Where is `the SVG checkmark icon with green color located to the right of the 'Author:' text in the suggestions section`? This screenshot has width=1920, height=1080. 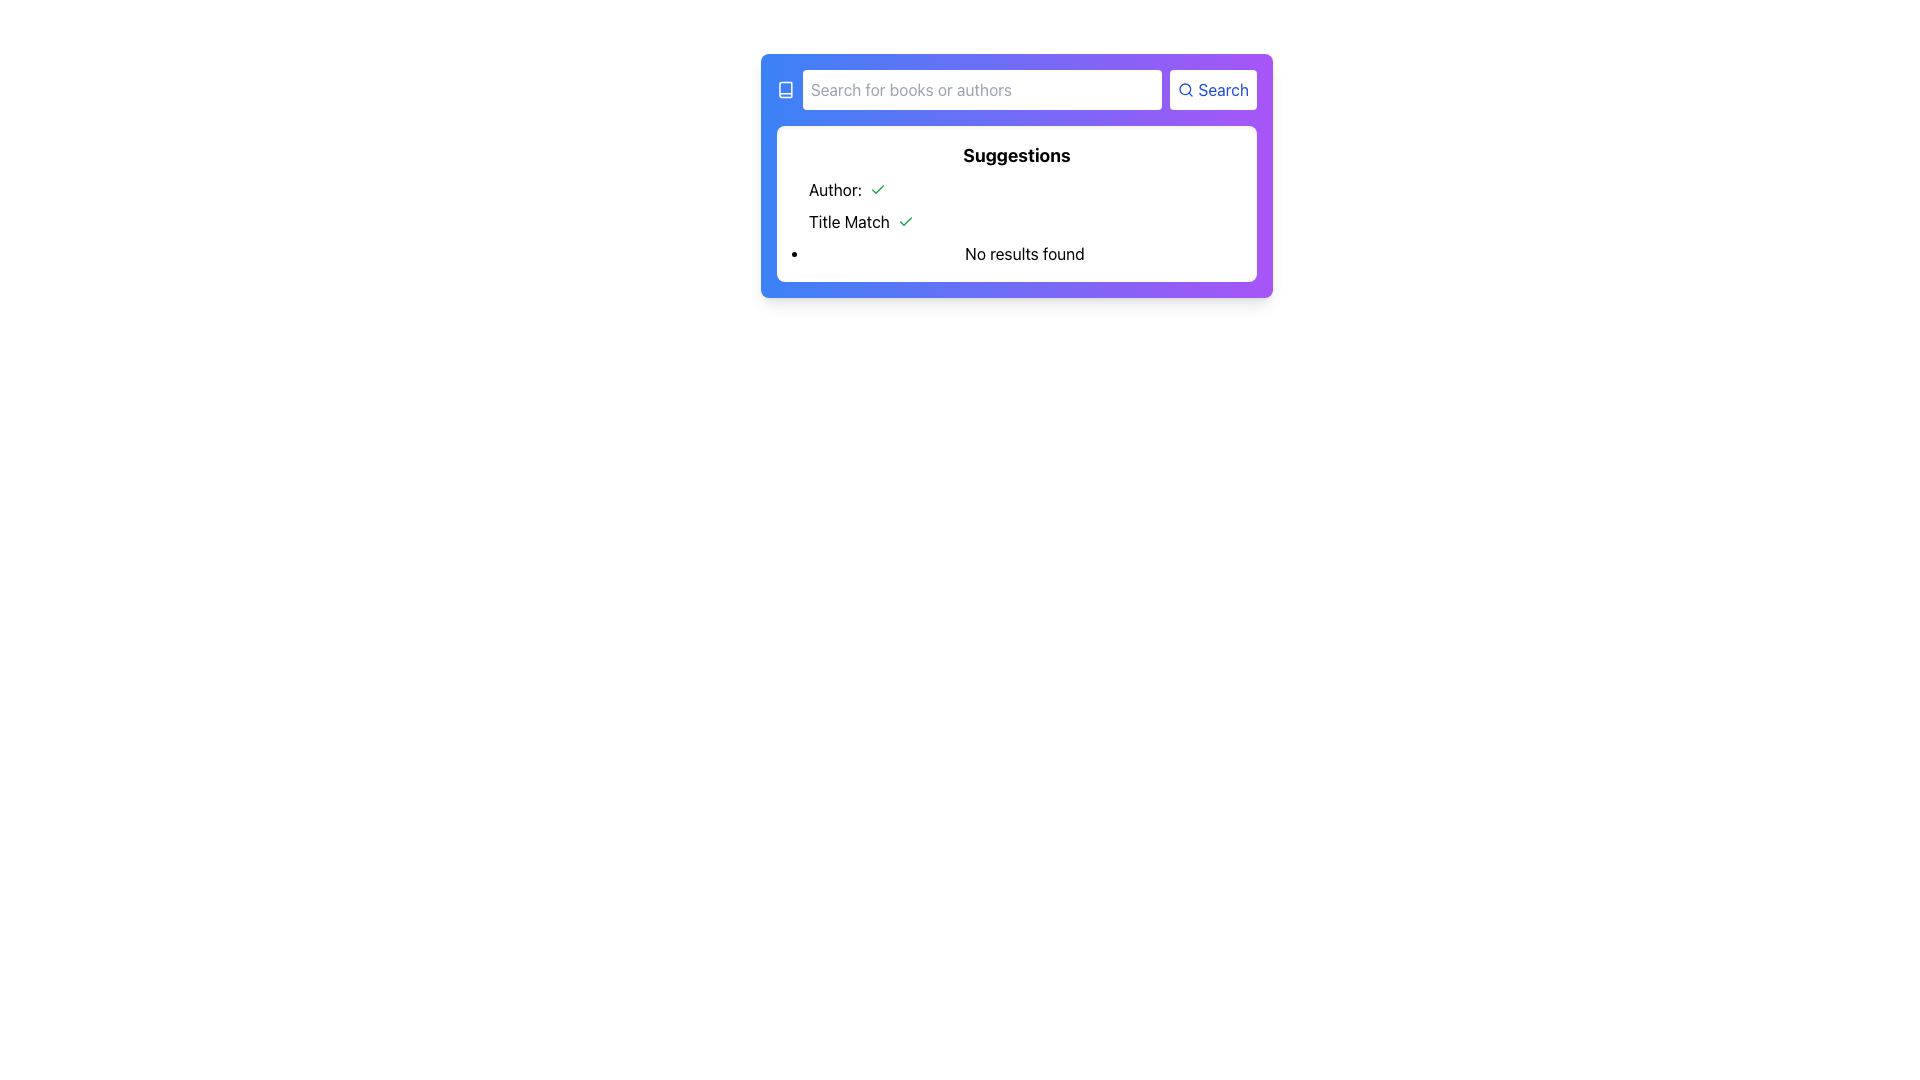 the SVG checkmark icon with green color located to the right of the 'Author:' text in the suggestions section is located at coordinates (878, 189).